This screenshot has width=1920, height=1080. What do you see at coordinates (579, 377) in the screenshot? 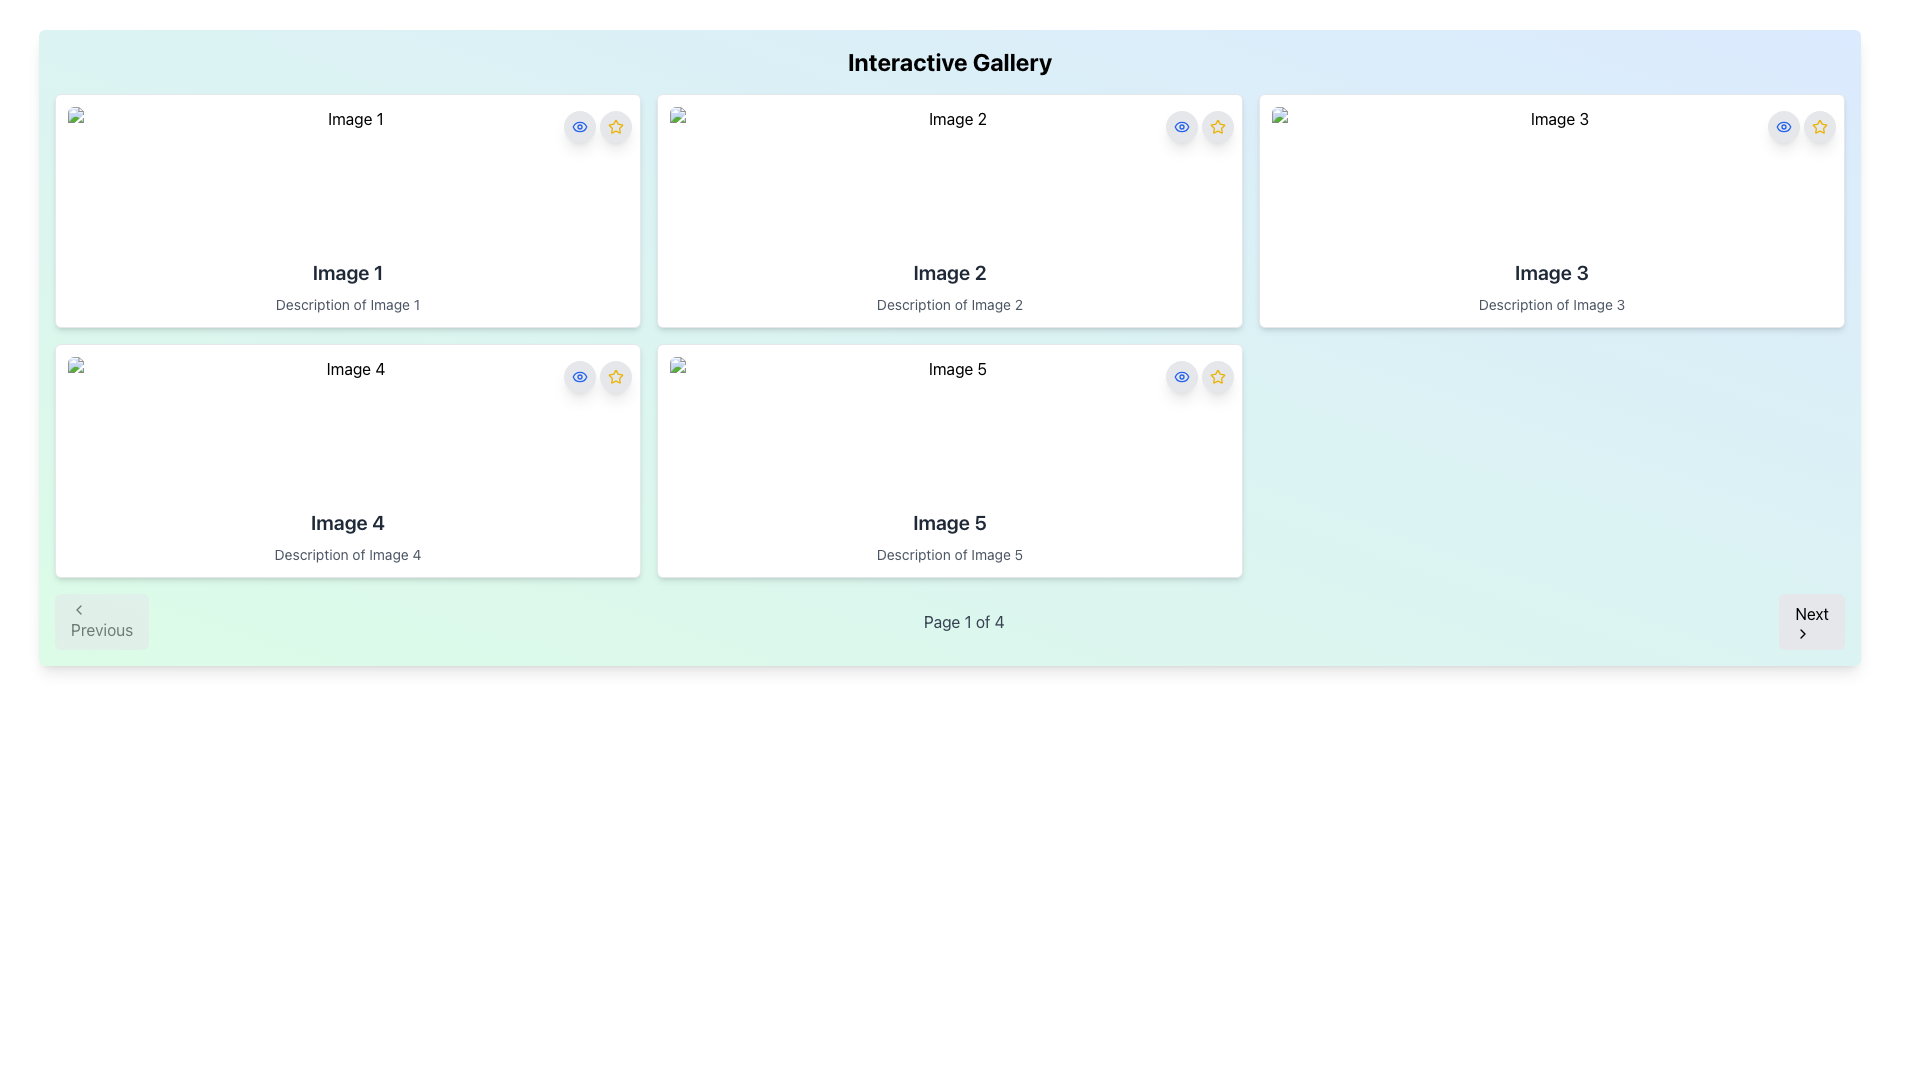
I see `the interactive icon located in the top-right corner of the 'Image 1' tile` at bounding box center [579, 377].